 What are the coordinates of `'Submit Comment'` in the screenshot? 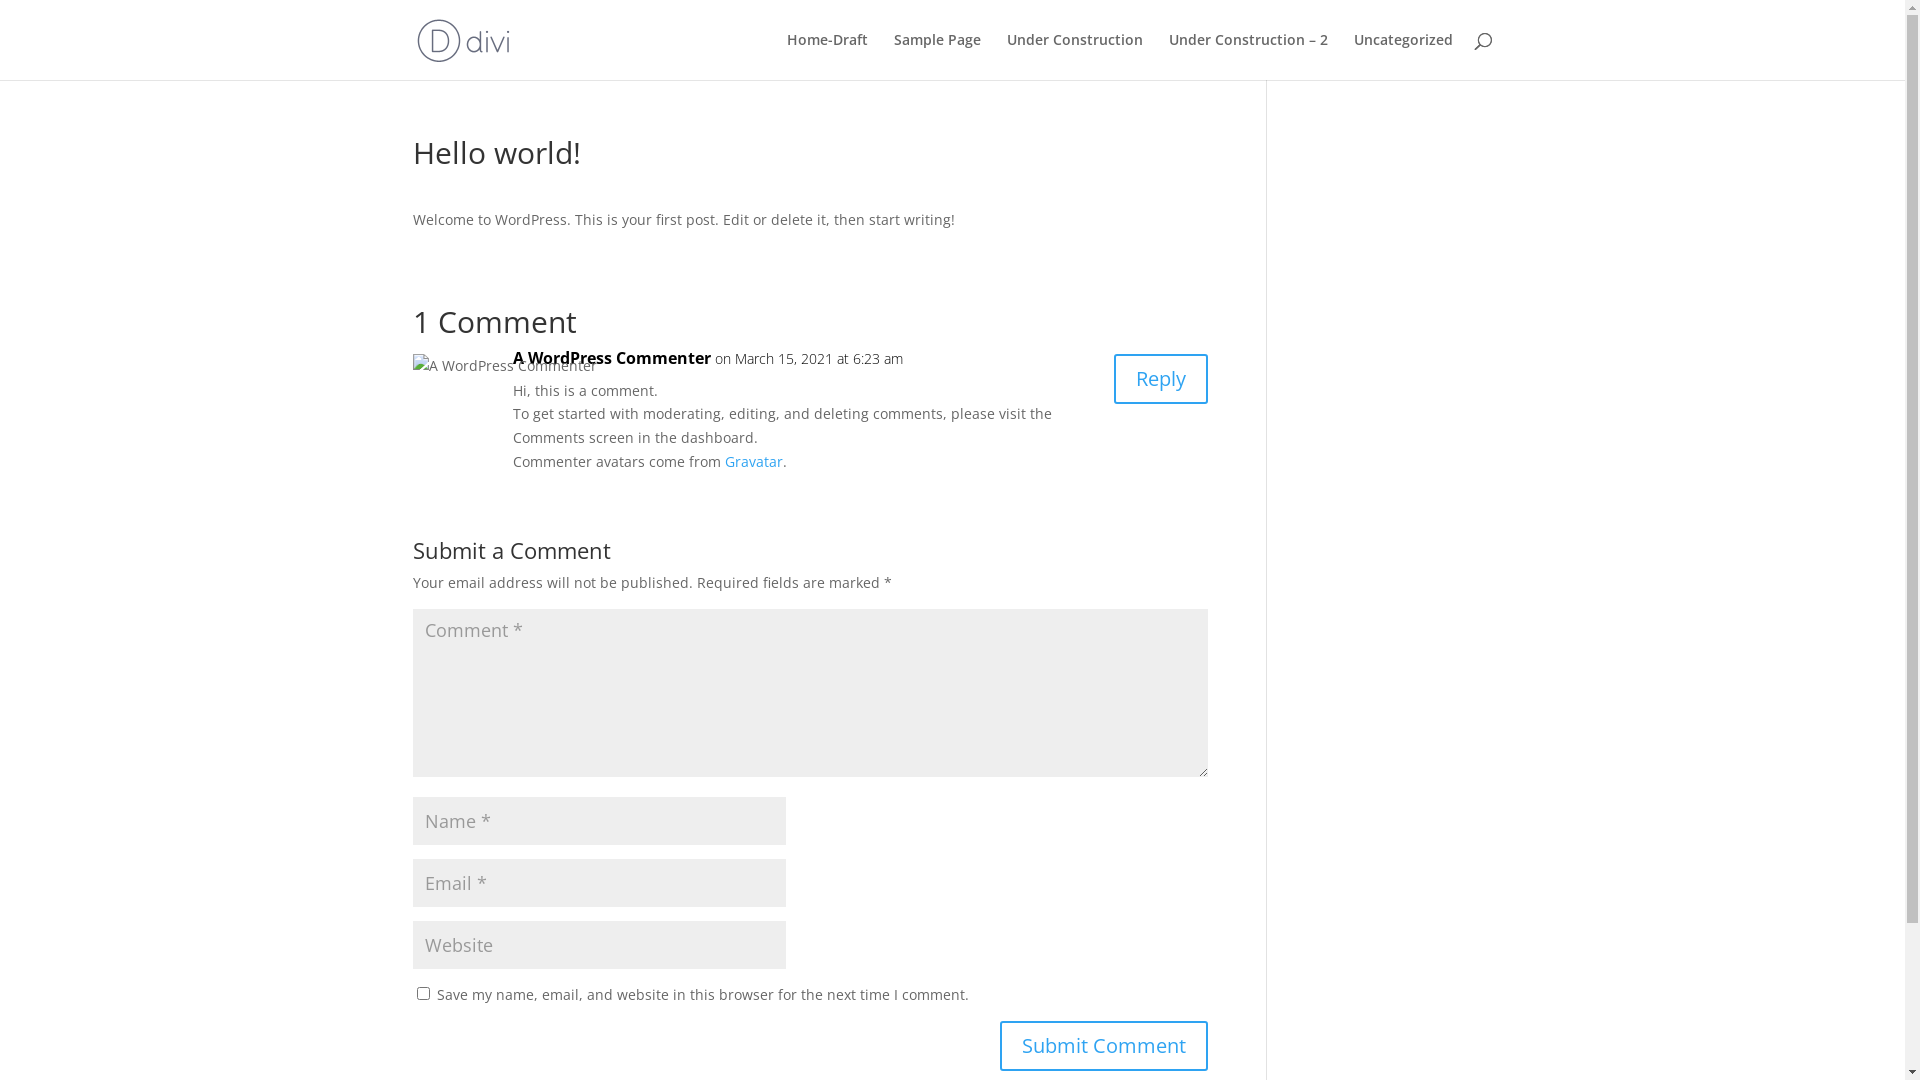 It's located at (1103, 1044).